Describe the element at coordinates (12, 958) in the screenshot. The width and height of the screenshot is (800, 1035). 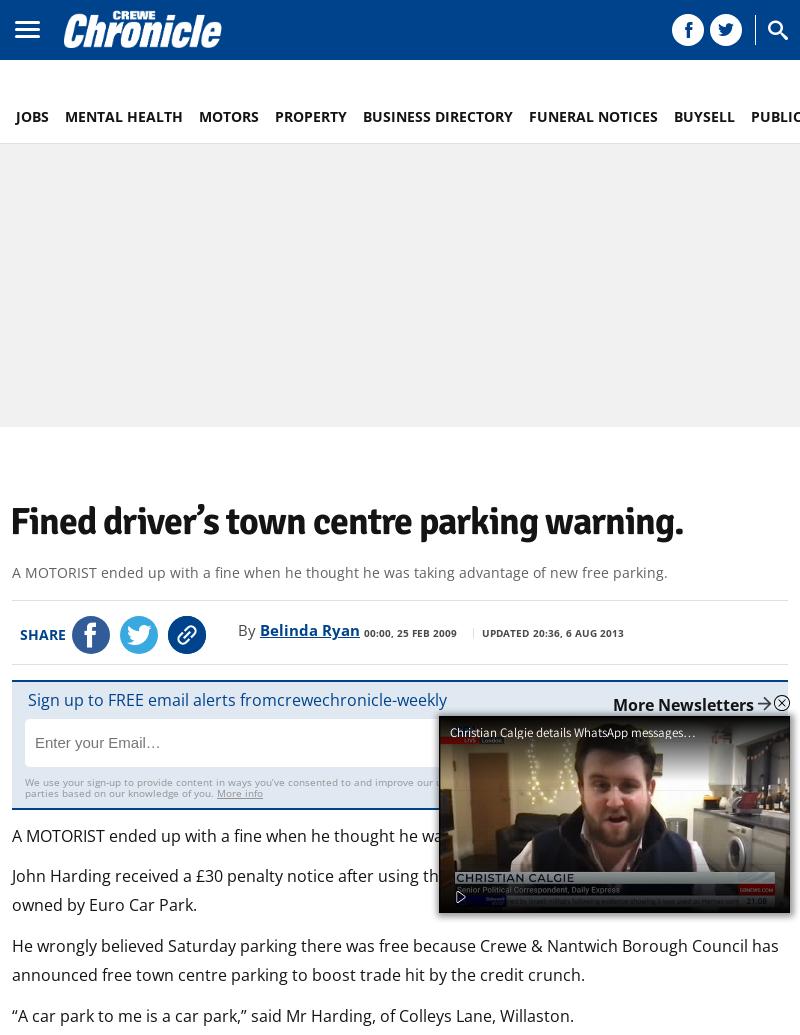
I see `'He wrongly believed Saturday parking there was free because Crewe & Nantwich Borough Council has announced free town centre parking to boost trade hit by the credit crunch.'` at that location.